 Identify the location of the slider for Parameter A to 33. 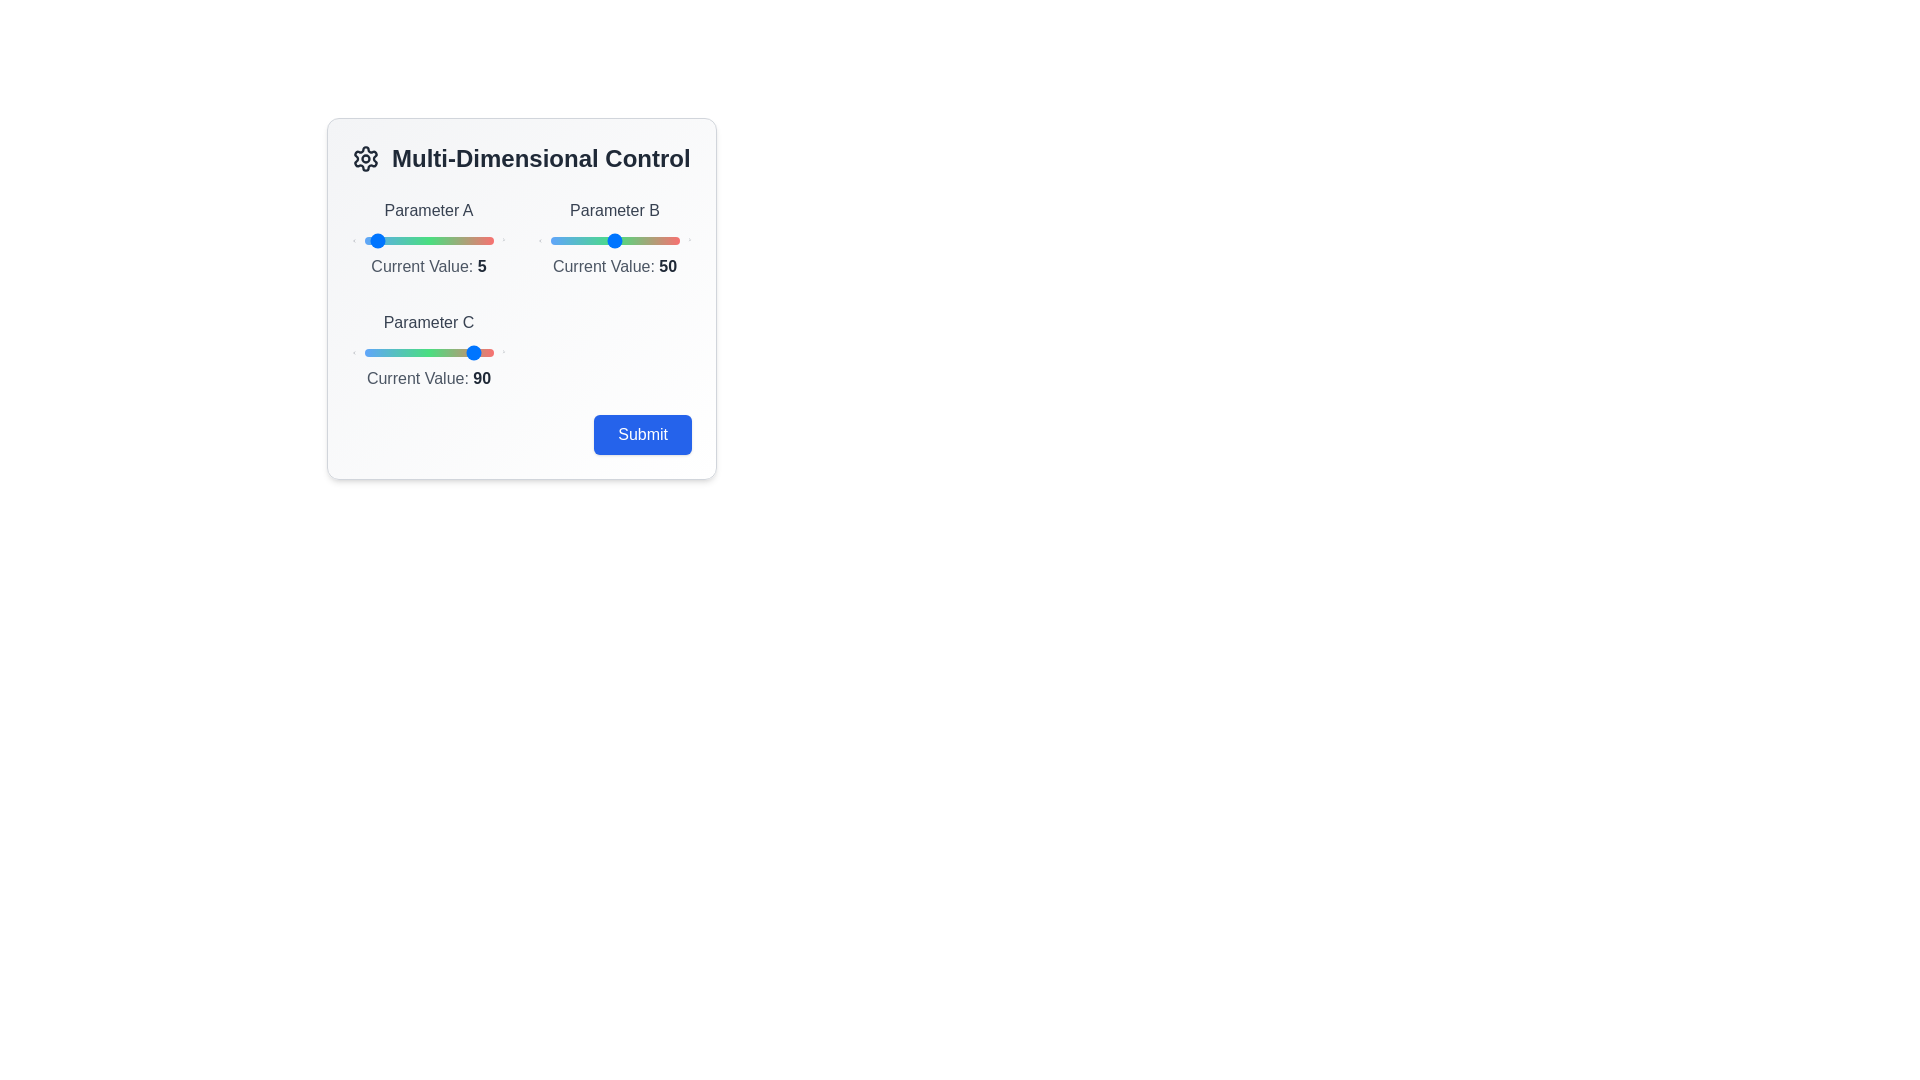
(406, 239).